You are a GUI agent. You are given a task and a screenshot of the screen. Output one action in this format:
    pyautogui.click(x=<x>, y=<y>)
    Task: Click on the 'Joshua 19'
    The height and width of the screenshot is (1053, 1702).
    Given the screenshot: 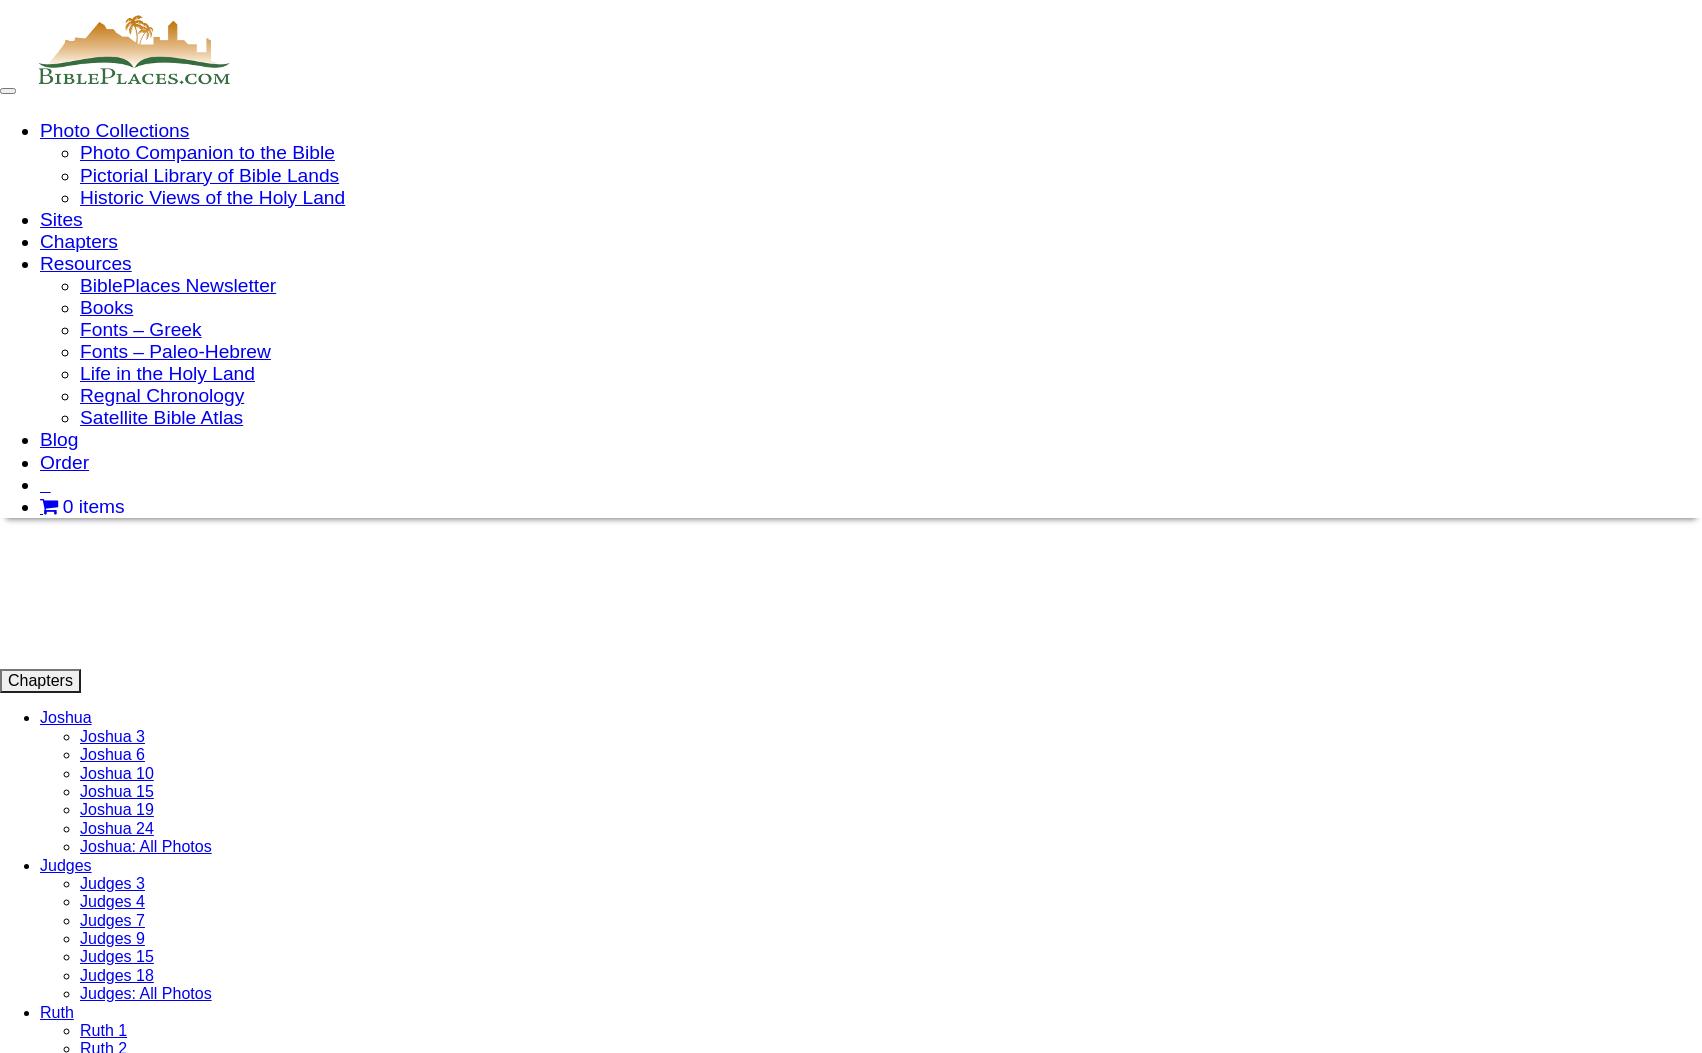 What is the action you would take?
    pyautogui.click(x=116, y=809)
    